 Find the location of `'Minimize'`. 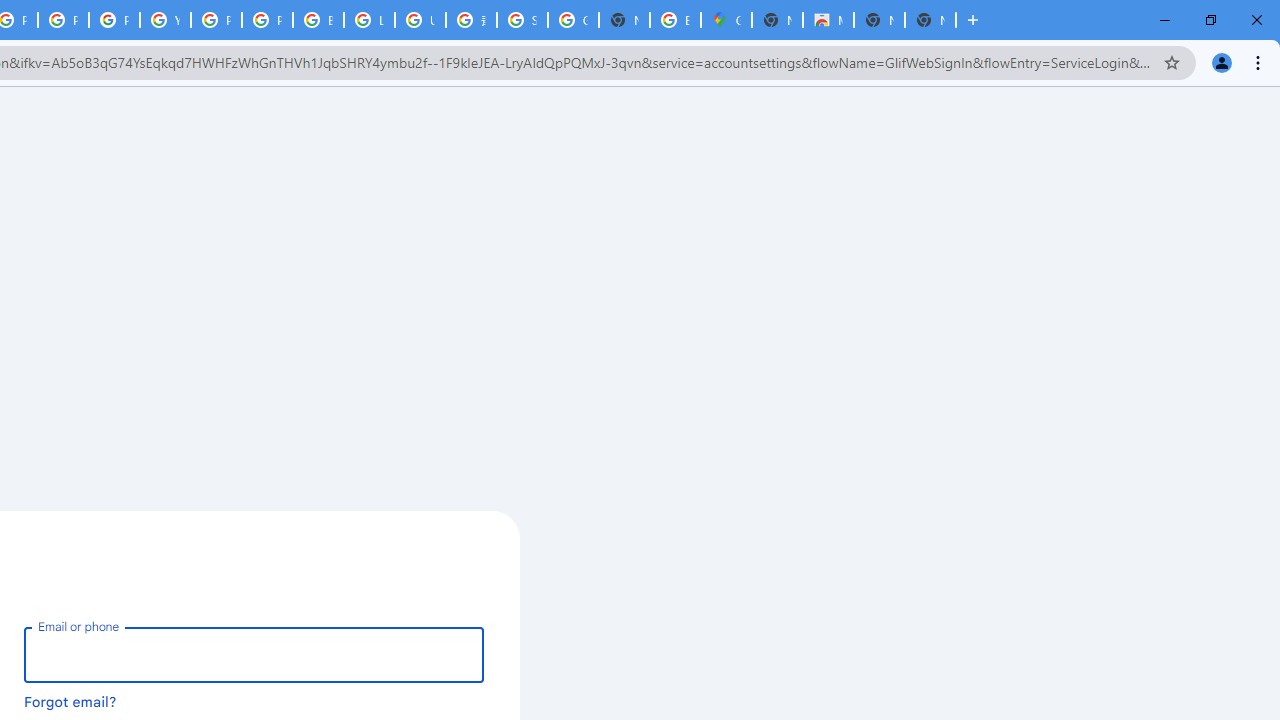

'Minimize' is located at coordinates (1165, 20).